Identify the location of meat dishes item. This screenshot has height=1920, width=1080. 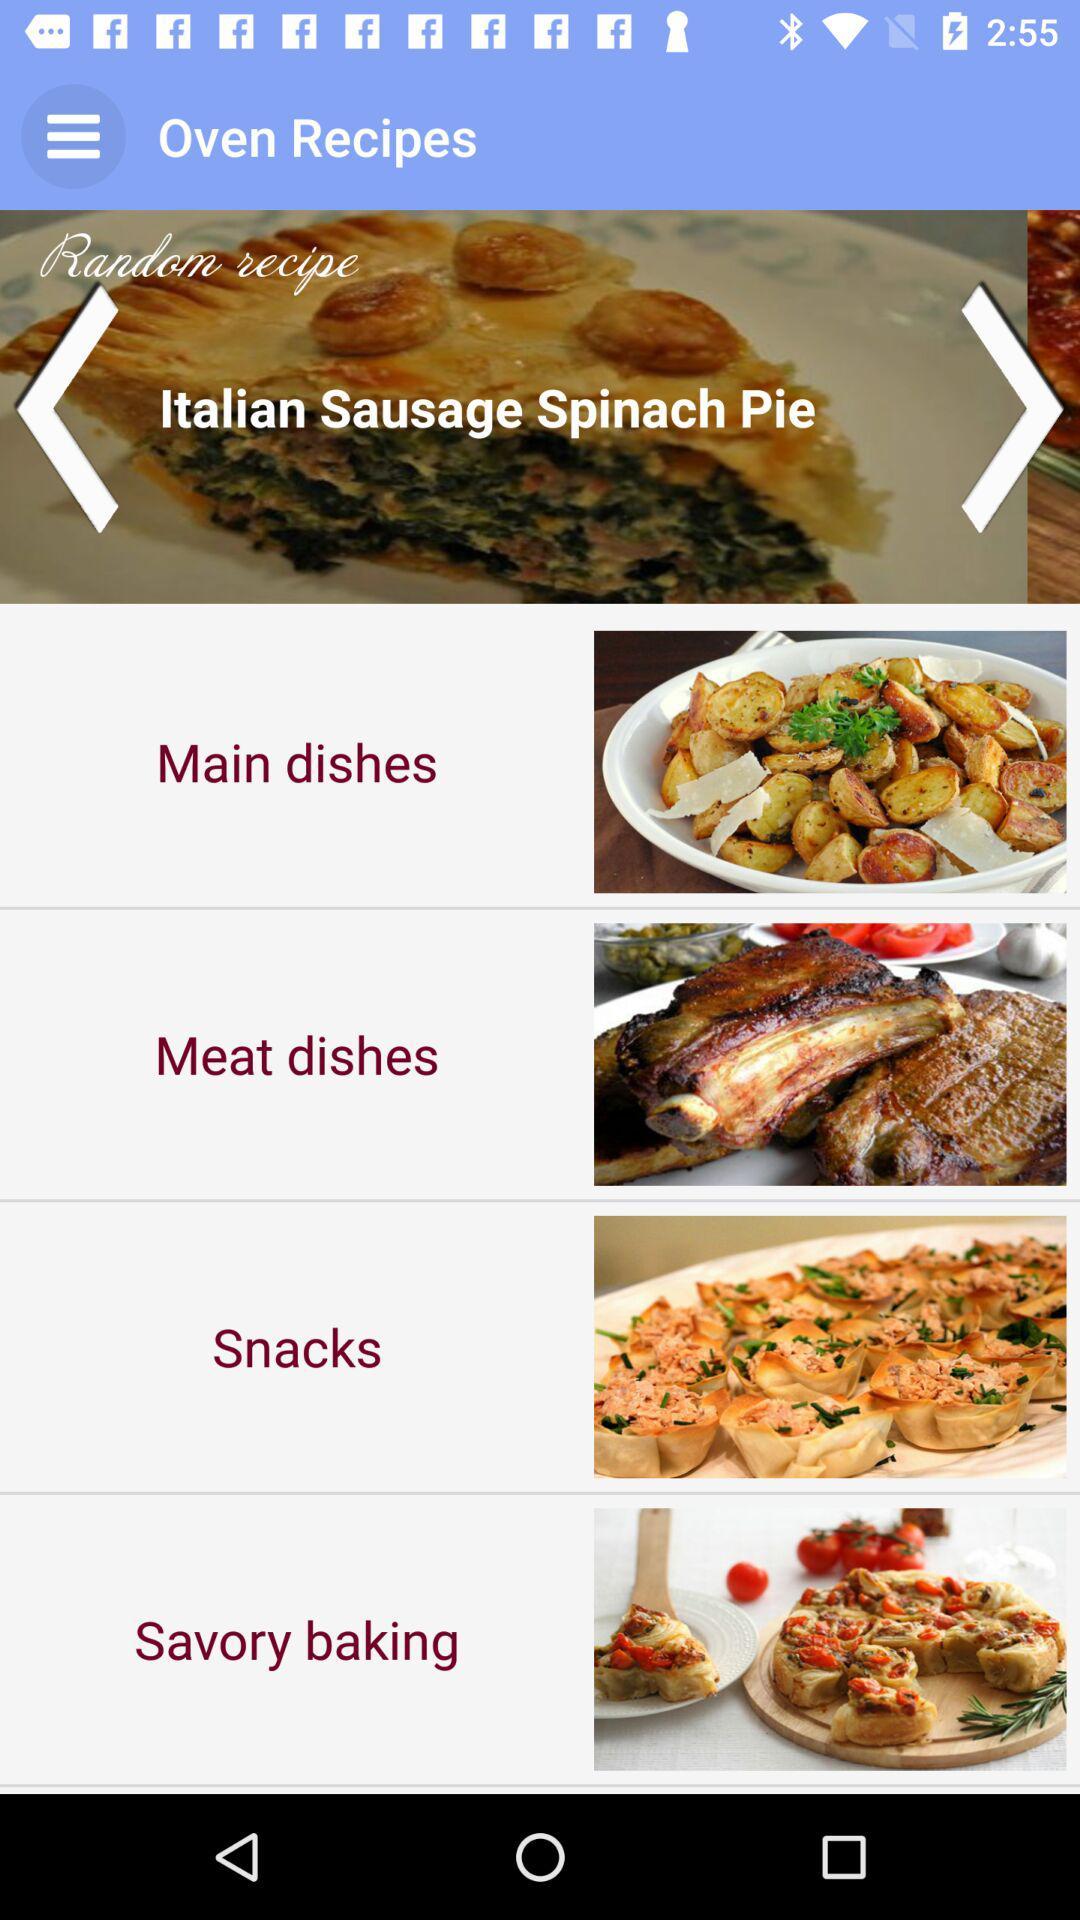
(297, 1053).